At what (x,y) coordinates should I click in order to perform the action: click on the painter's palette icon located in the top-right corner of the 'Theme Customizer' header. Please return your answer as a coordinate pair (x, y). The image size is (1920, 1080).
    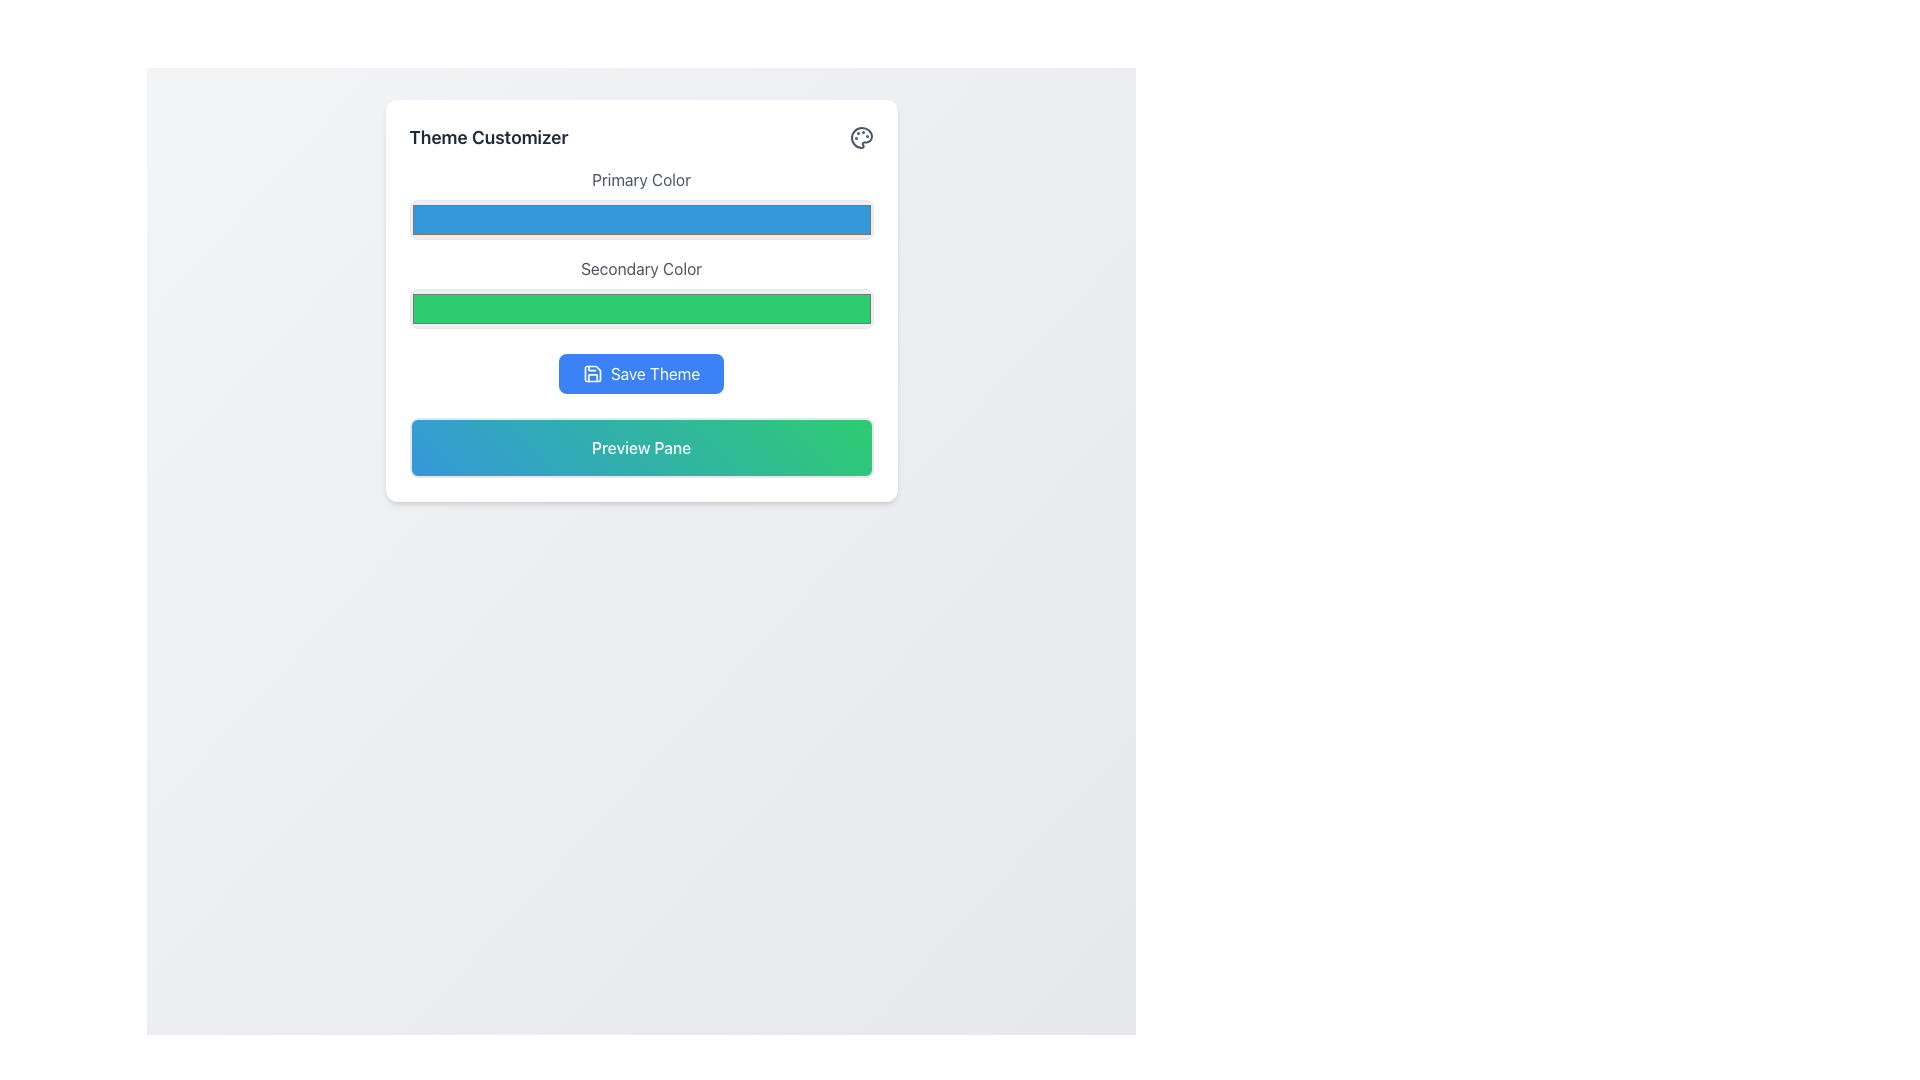
    Looking at the image, I should click on (861, 137).